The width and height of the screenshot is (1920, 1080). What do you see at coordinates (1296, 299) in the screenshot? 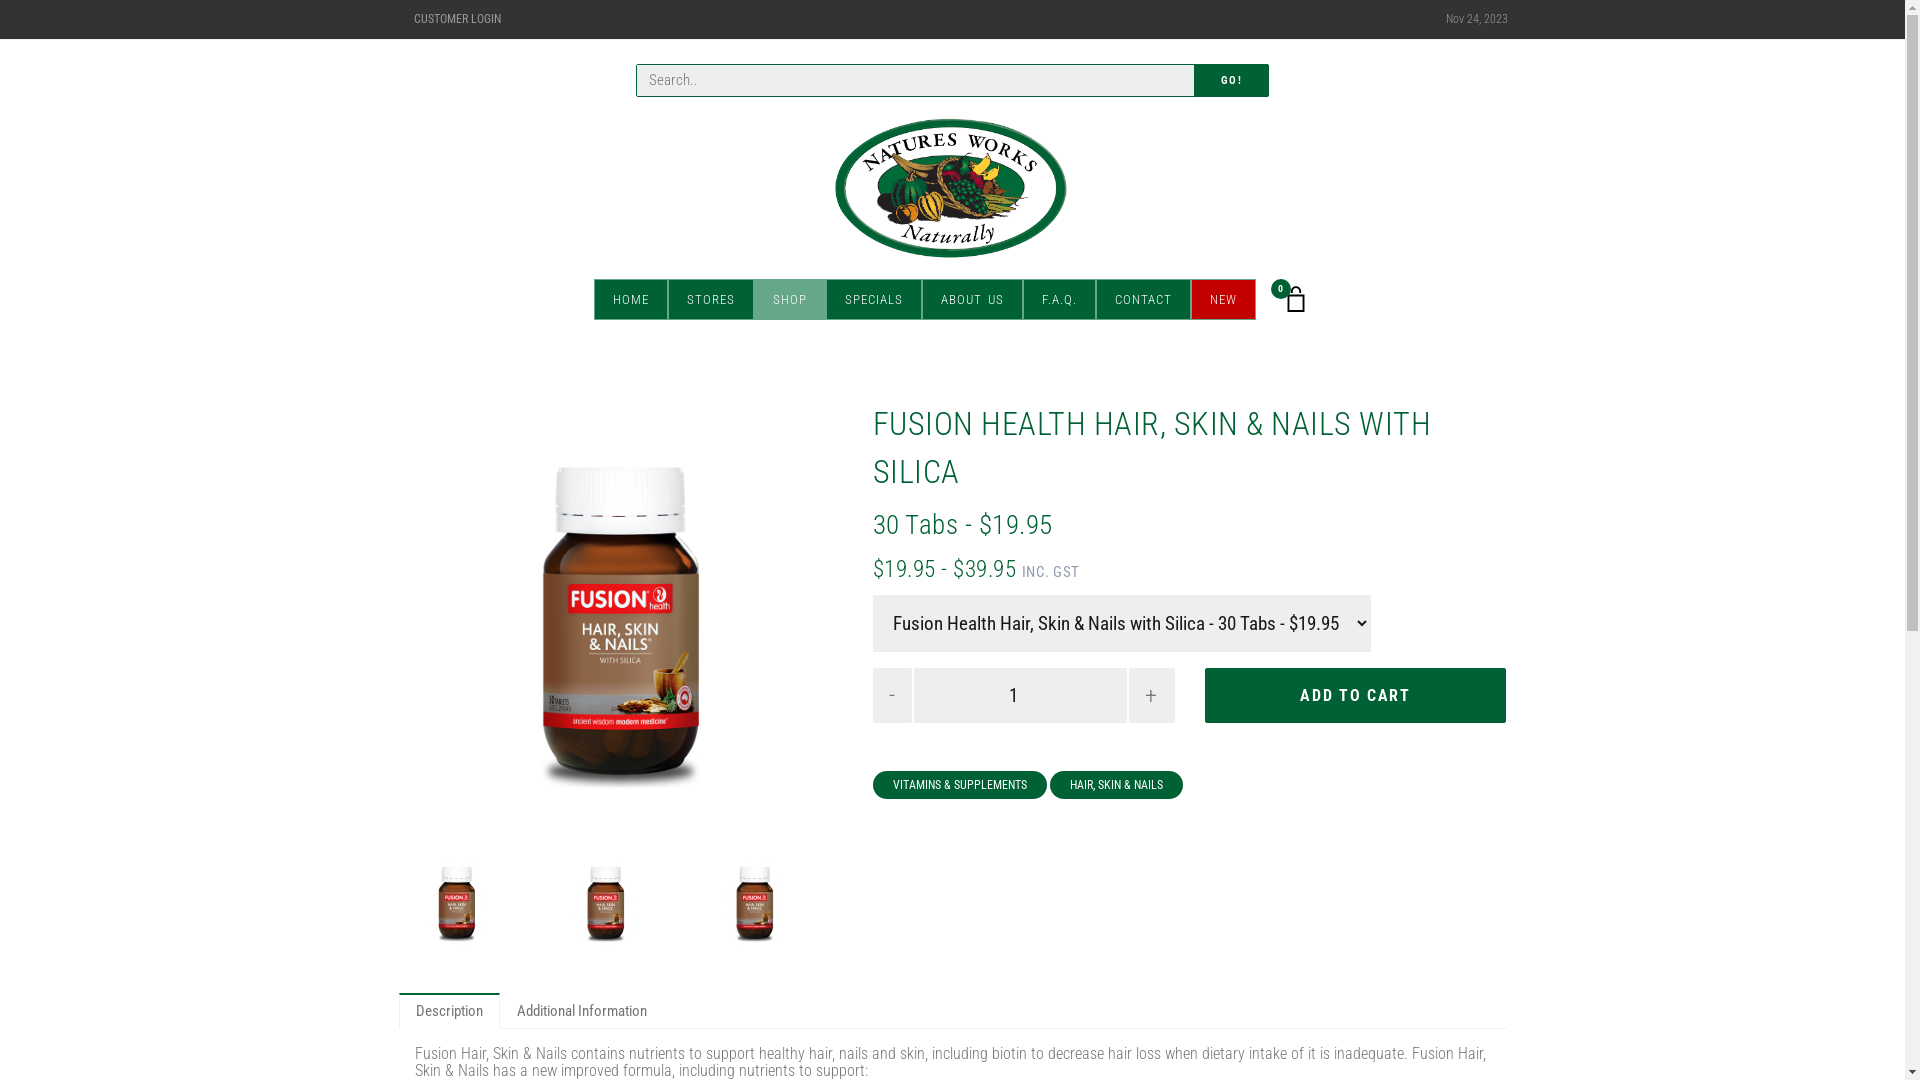
I see `'0'` at bounding box center [1296, 299].